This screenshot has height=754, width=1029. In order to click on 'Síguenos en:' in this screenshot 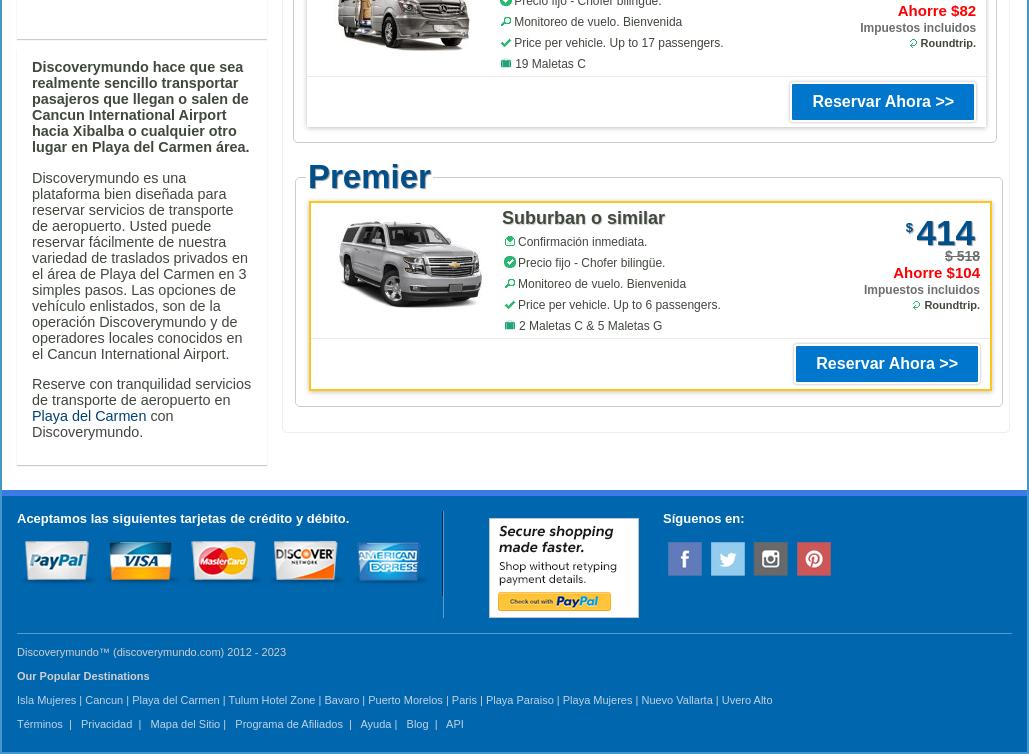, I will do `click(662, 517)`.